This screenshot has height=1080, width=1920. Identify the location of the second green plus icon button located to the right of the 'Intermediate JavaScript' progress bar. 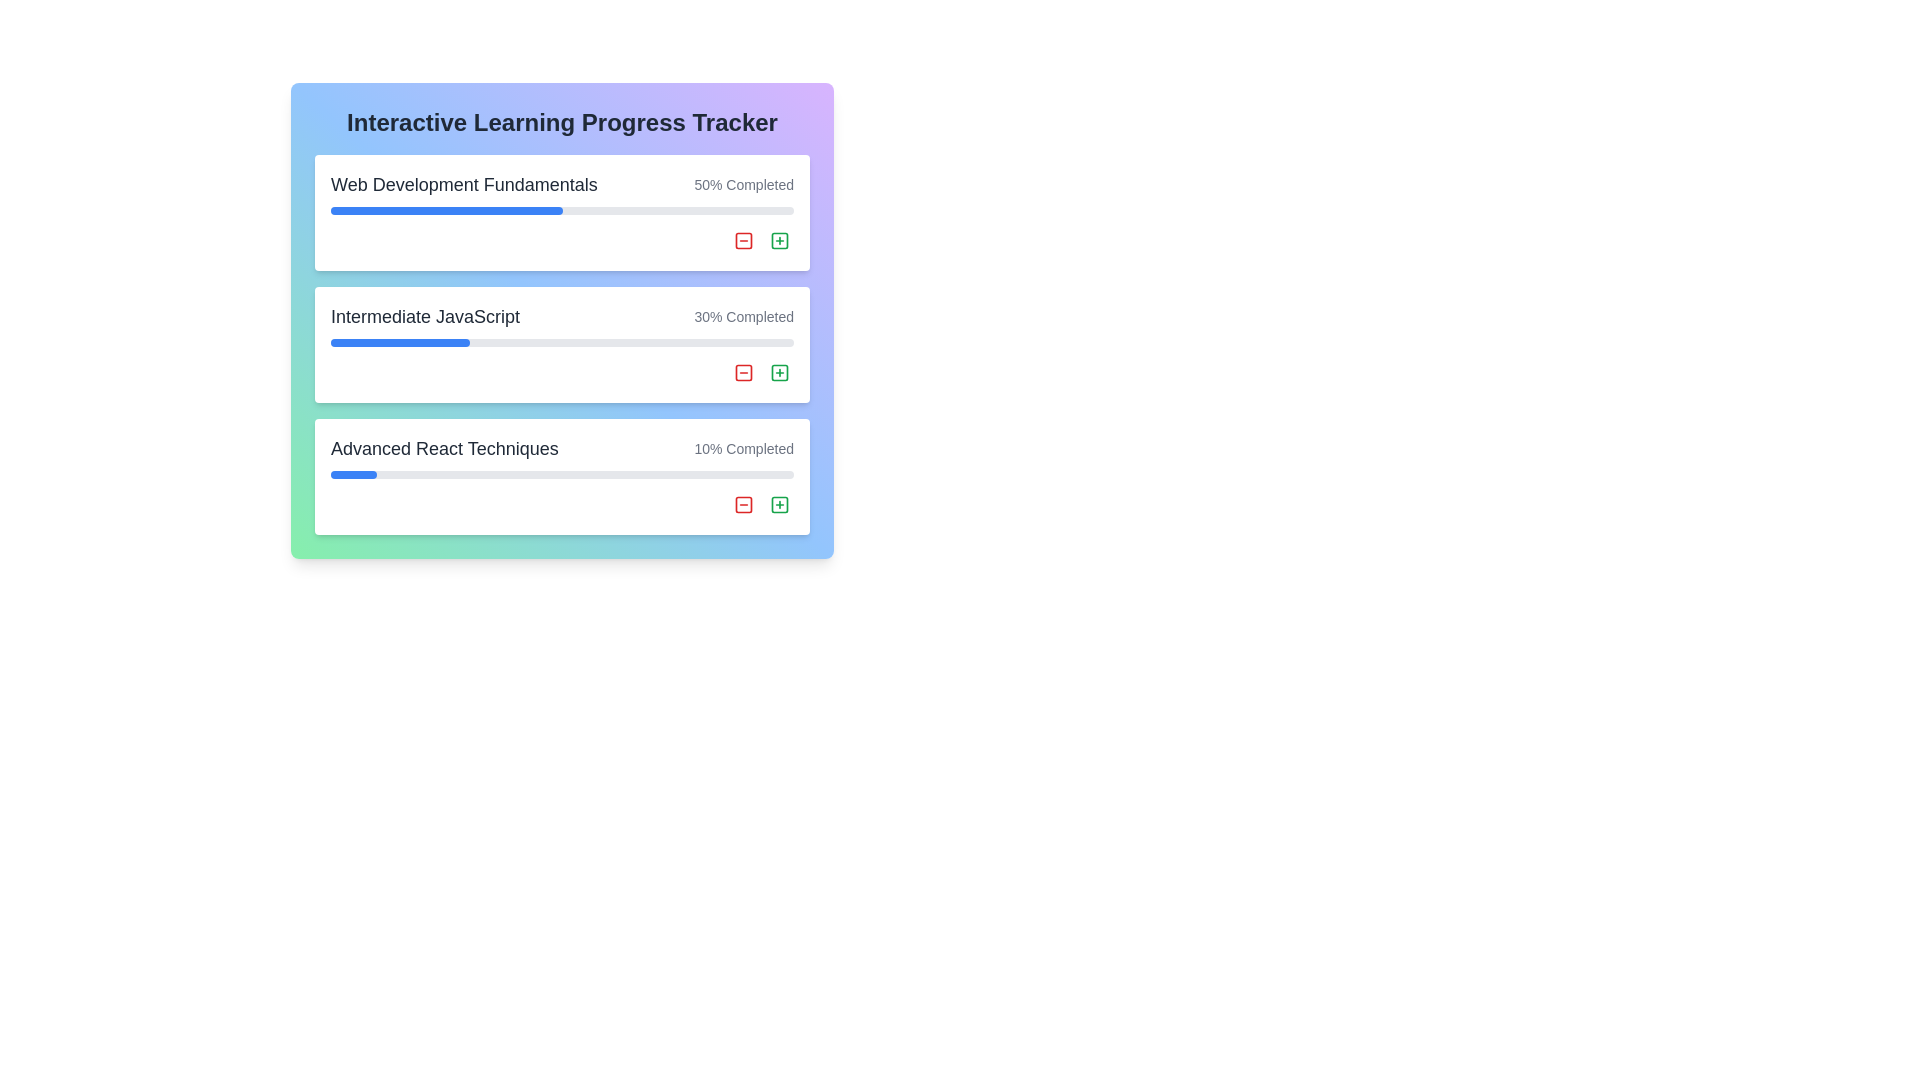
(778, 239).